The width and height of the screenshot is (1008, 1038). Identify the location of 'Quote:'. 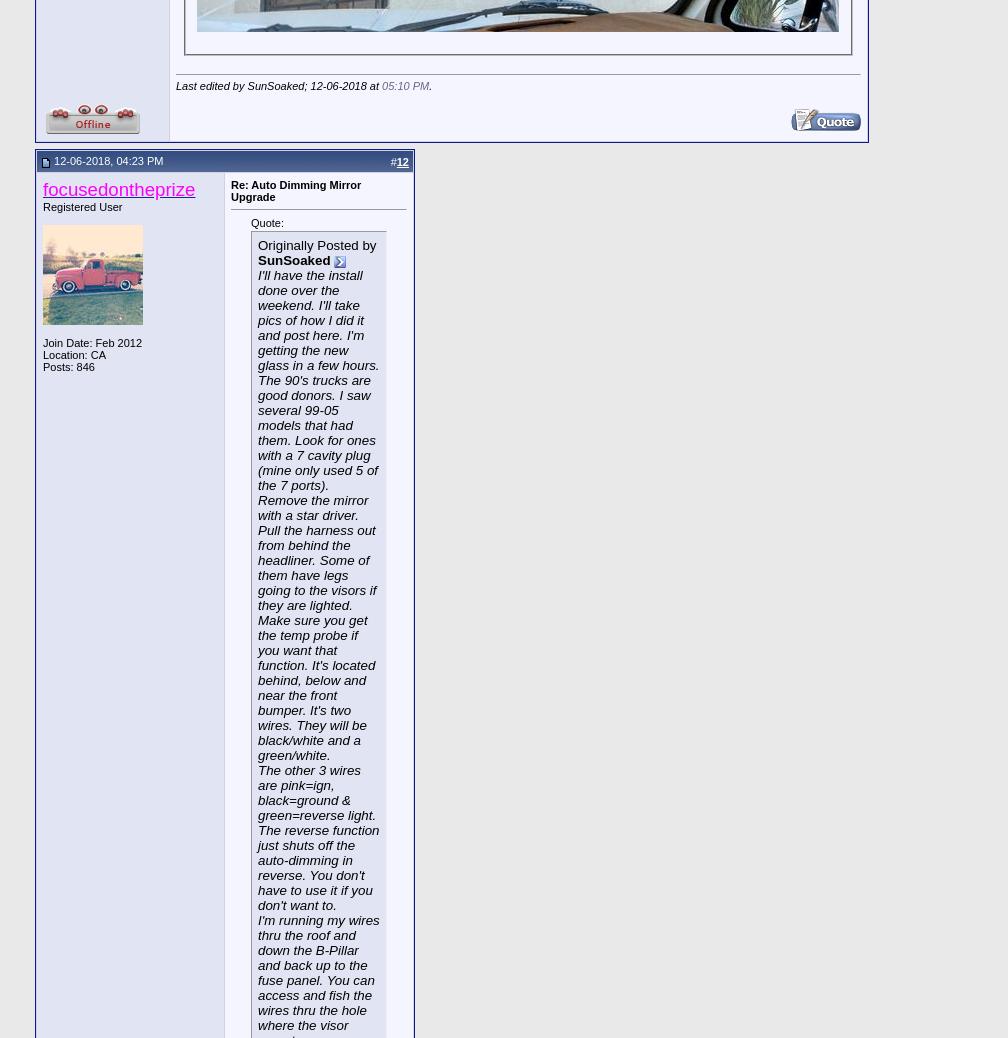
(267, 221).